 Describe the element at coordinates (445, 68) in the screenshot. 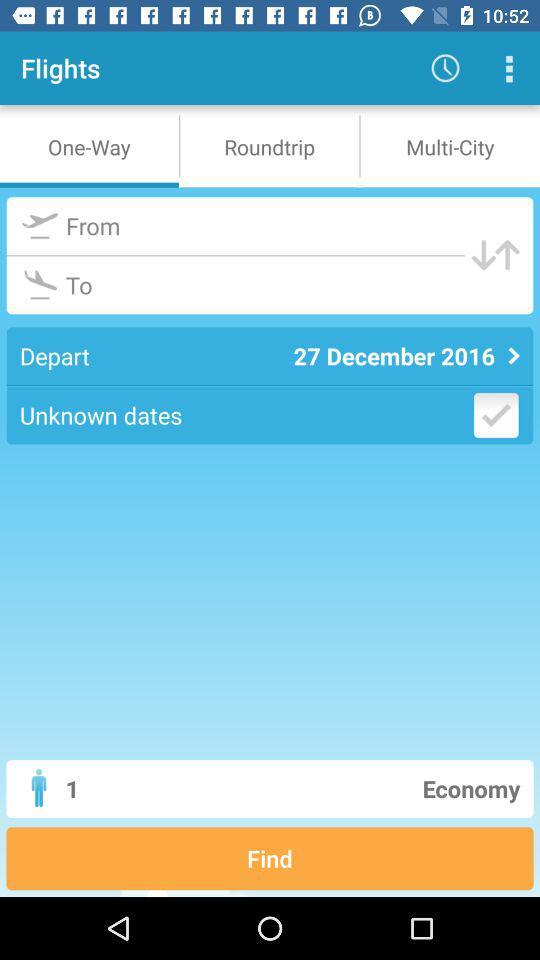

I see `the item to the right of the flights icon` at that location.